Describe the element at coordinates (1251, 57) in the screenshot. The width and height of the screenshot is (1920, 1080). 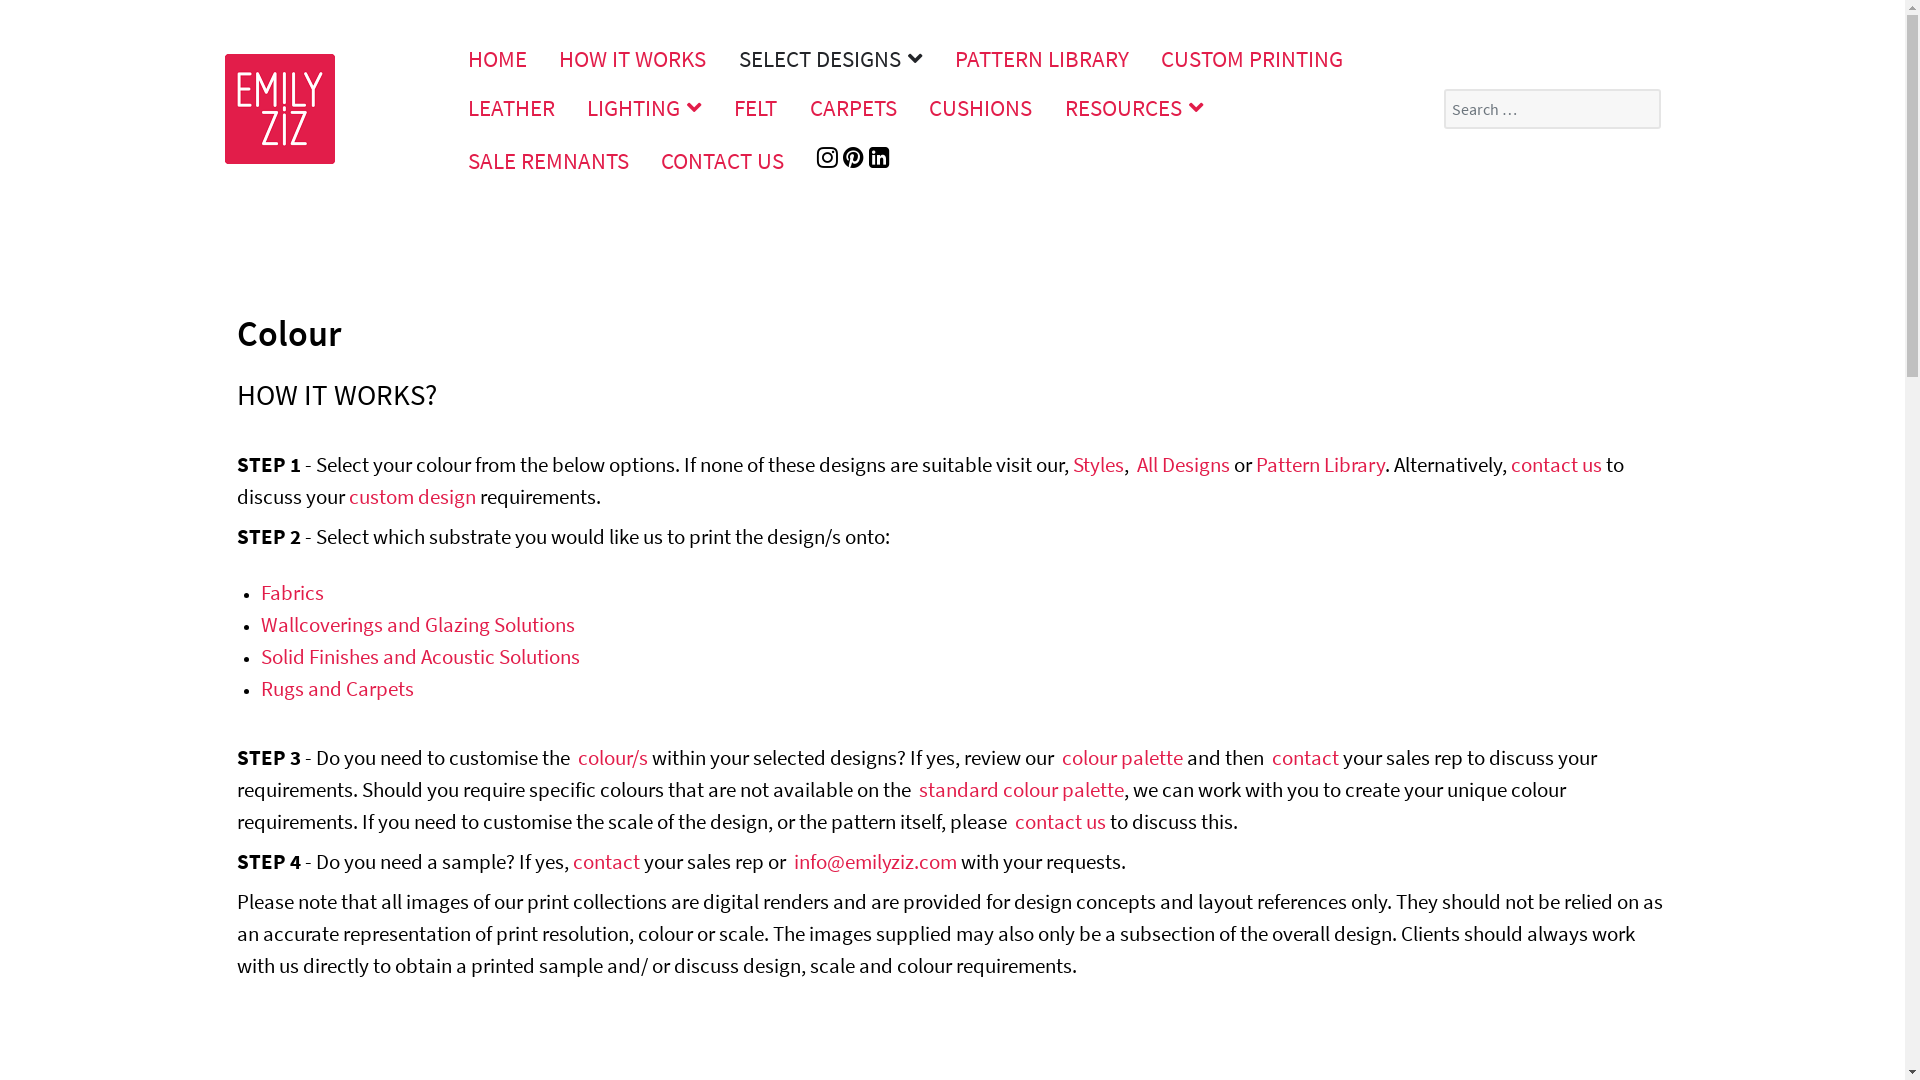
I see `'CUSTOM PRINTING'` at that location.